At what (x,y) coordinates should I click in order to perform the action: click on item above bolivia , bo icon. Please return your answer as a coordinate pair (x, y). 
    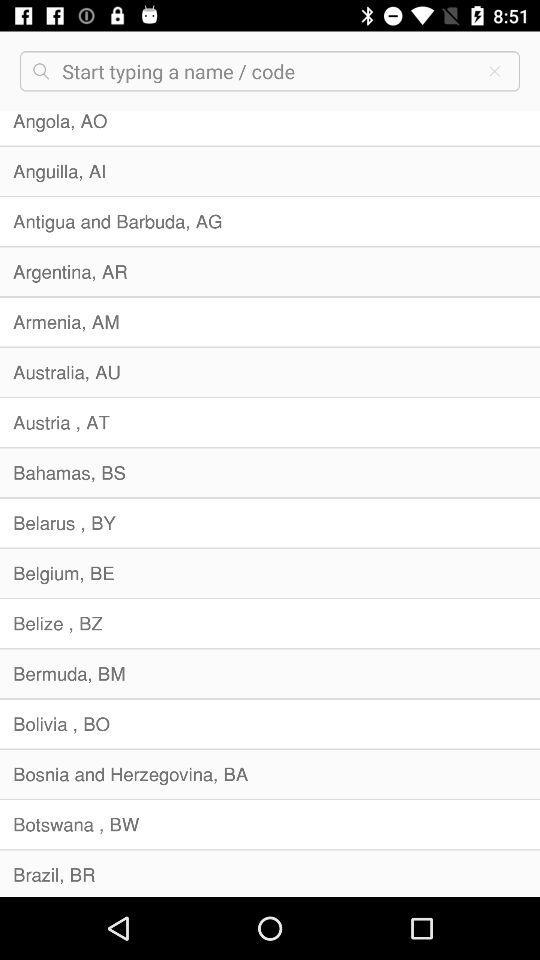
    Looking at the image, I should click on (270, 673).